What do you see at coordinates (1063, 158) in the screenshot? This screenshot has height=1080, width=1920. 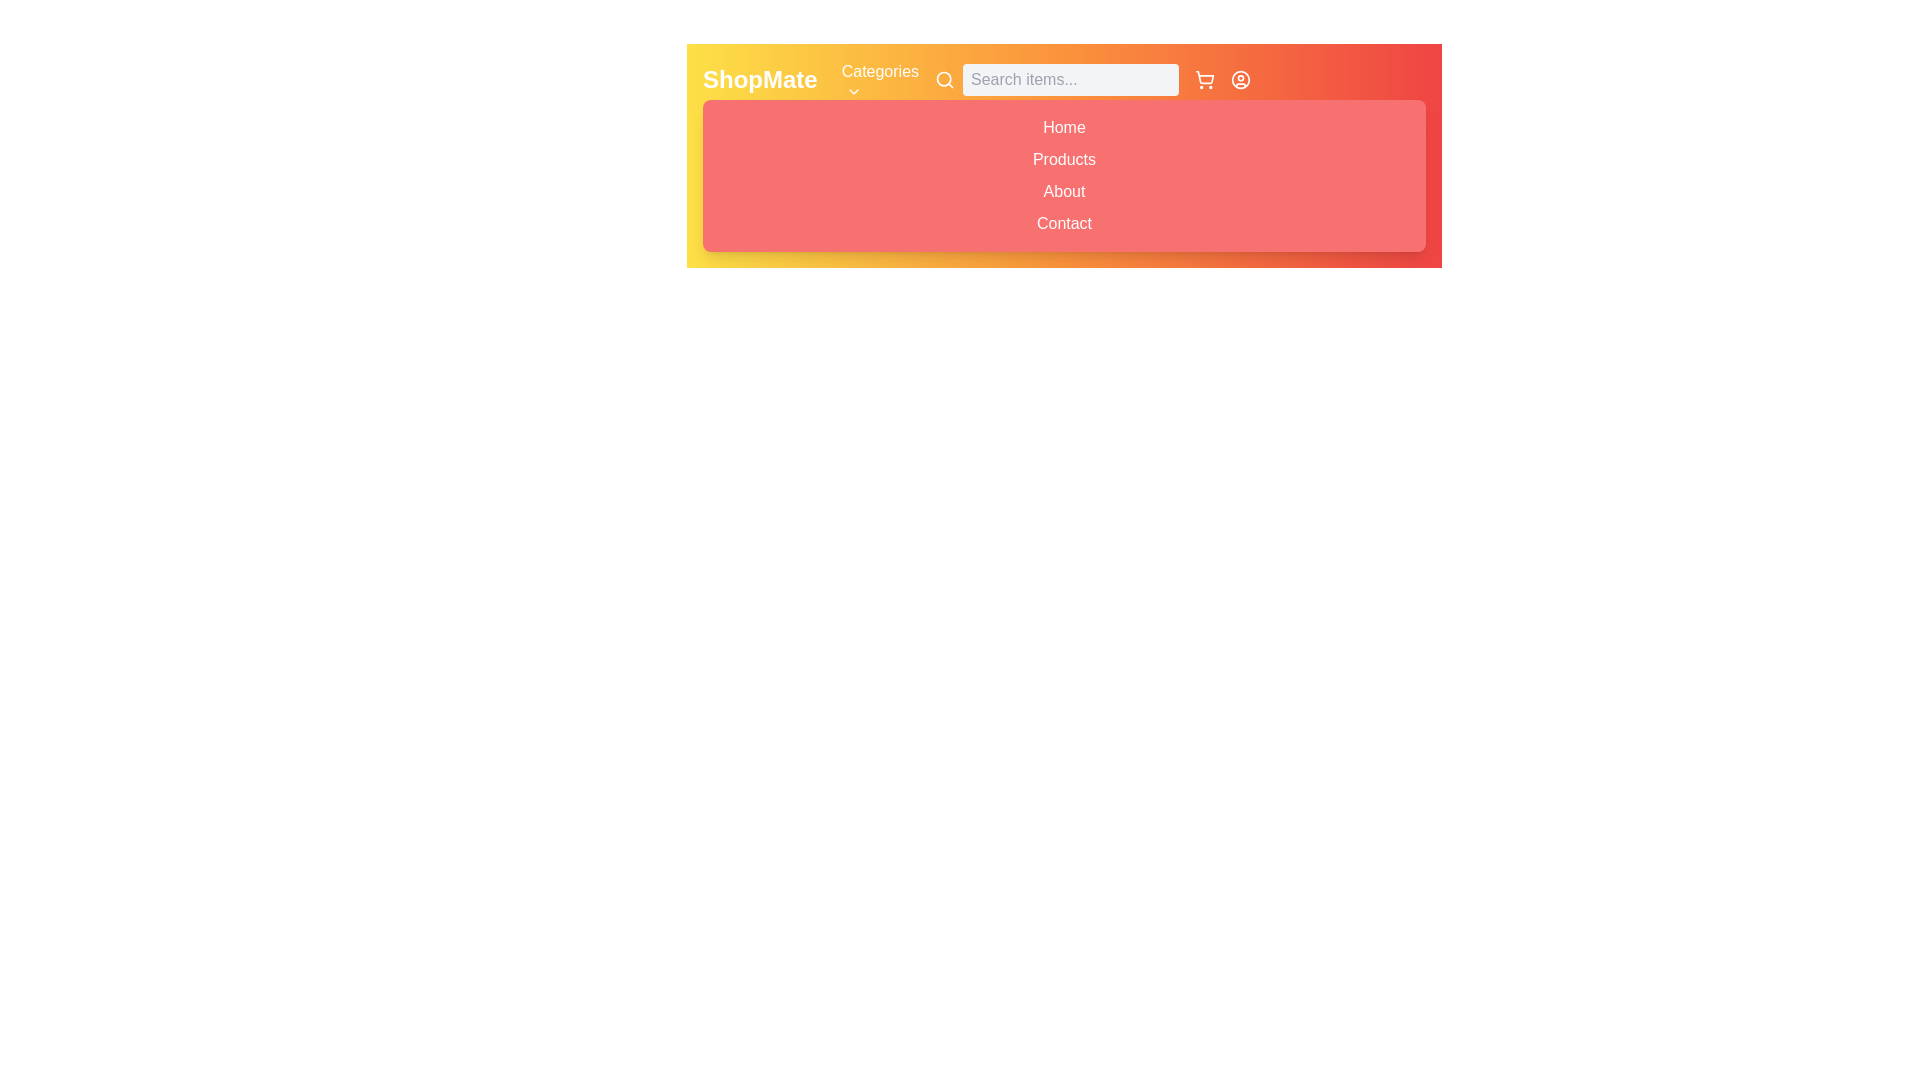 I see `the 'Products' hyperlink which is the second entry in the vertical menu list` at bounding box center [1063, 158].